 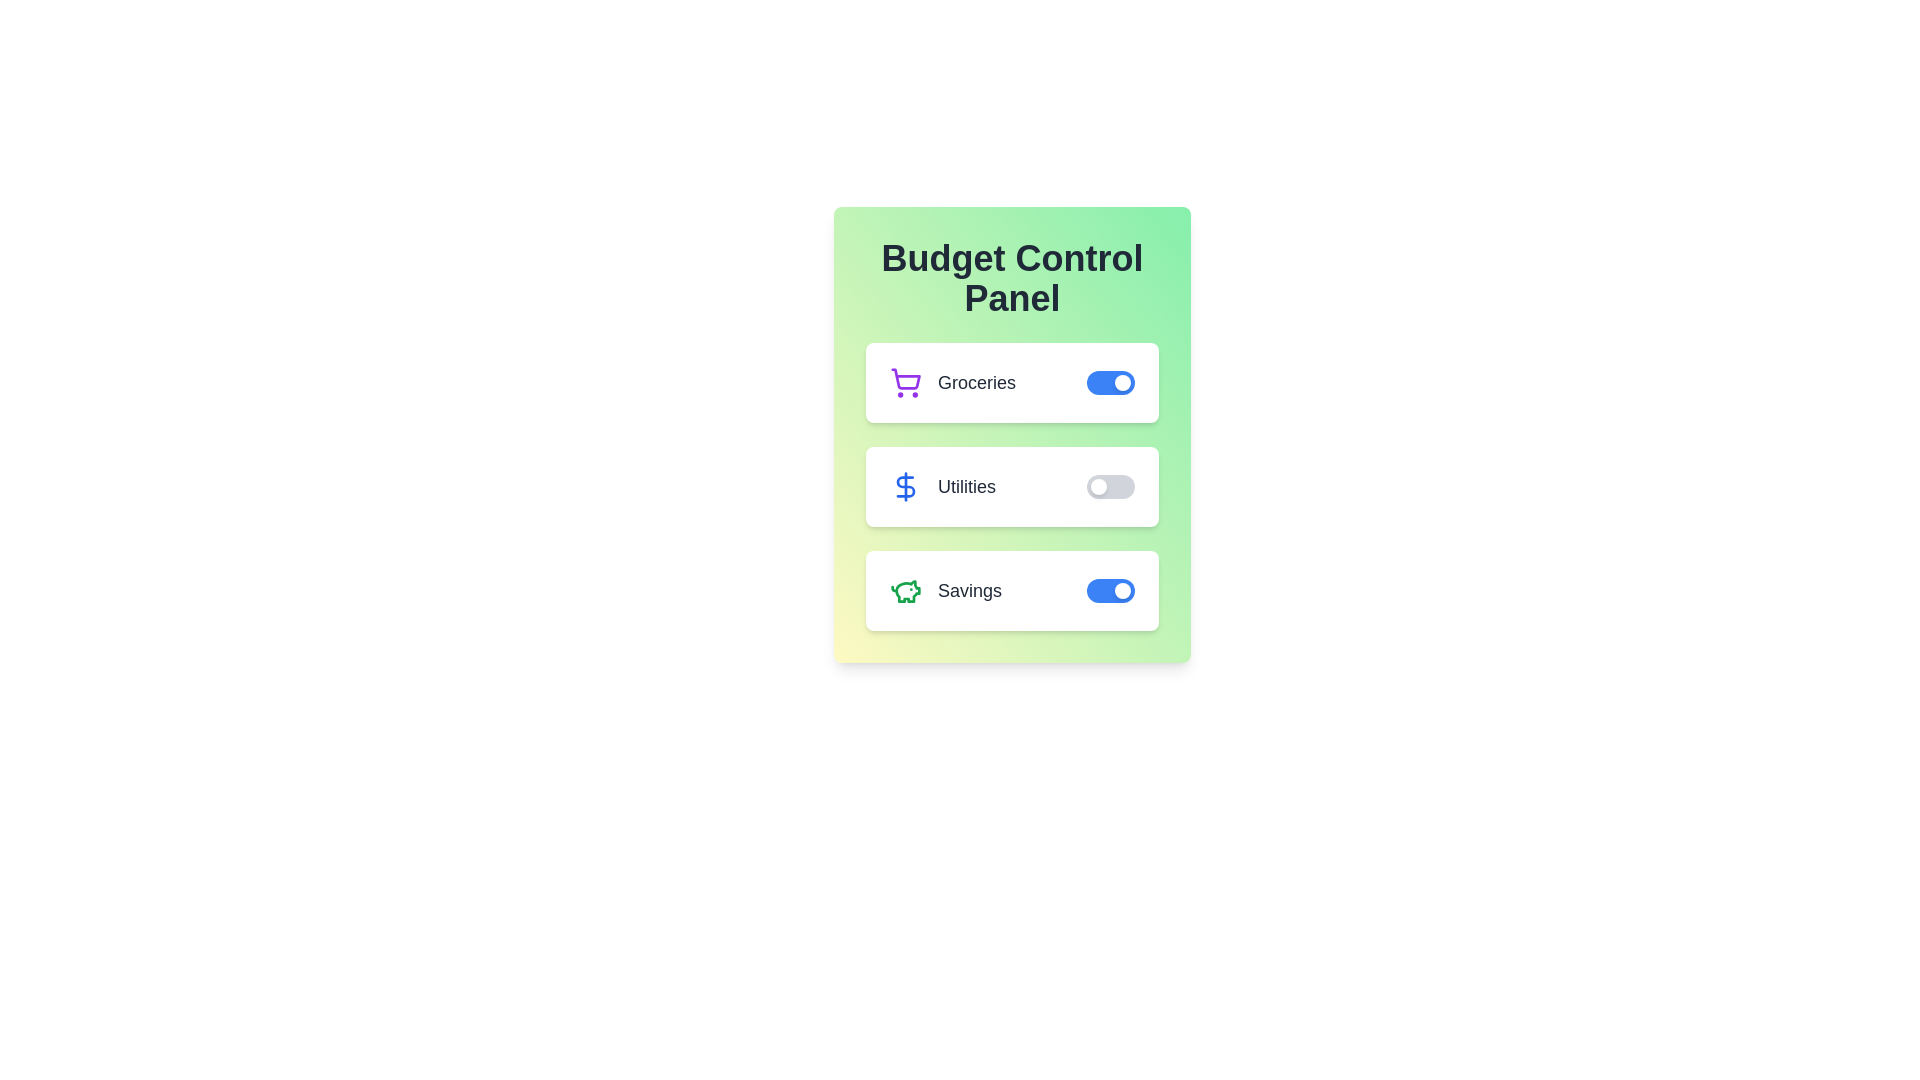 I want to click on the Utilities section to observe its hover effect, so click(x=1012, y=486).